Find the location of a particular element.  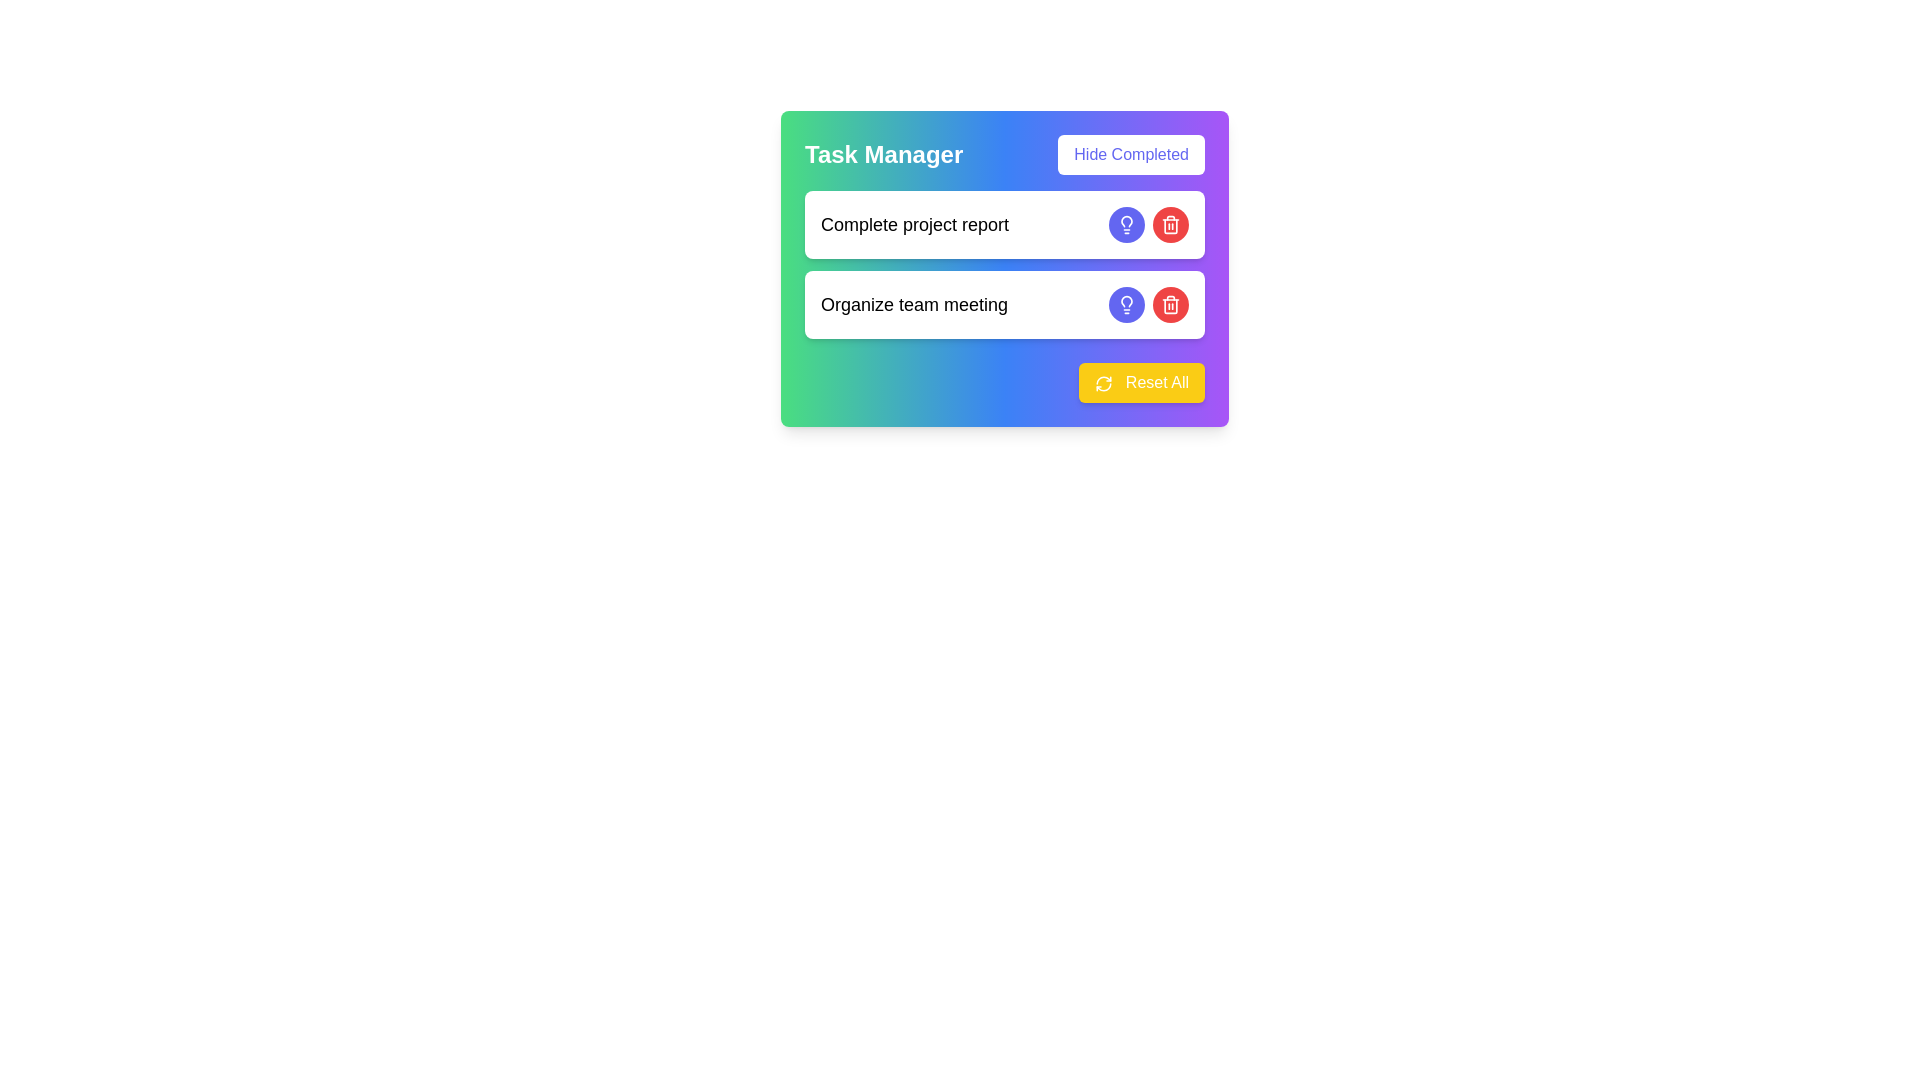

the text label displaying 'Complete project report', which is prominently positioned within the first task entry of the Task Manager interface is located at coordinates (914, 224).